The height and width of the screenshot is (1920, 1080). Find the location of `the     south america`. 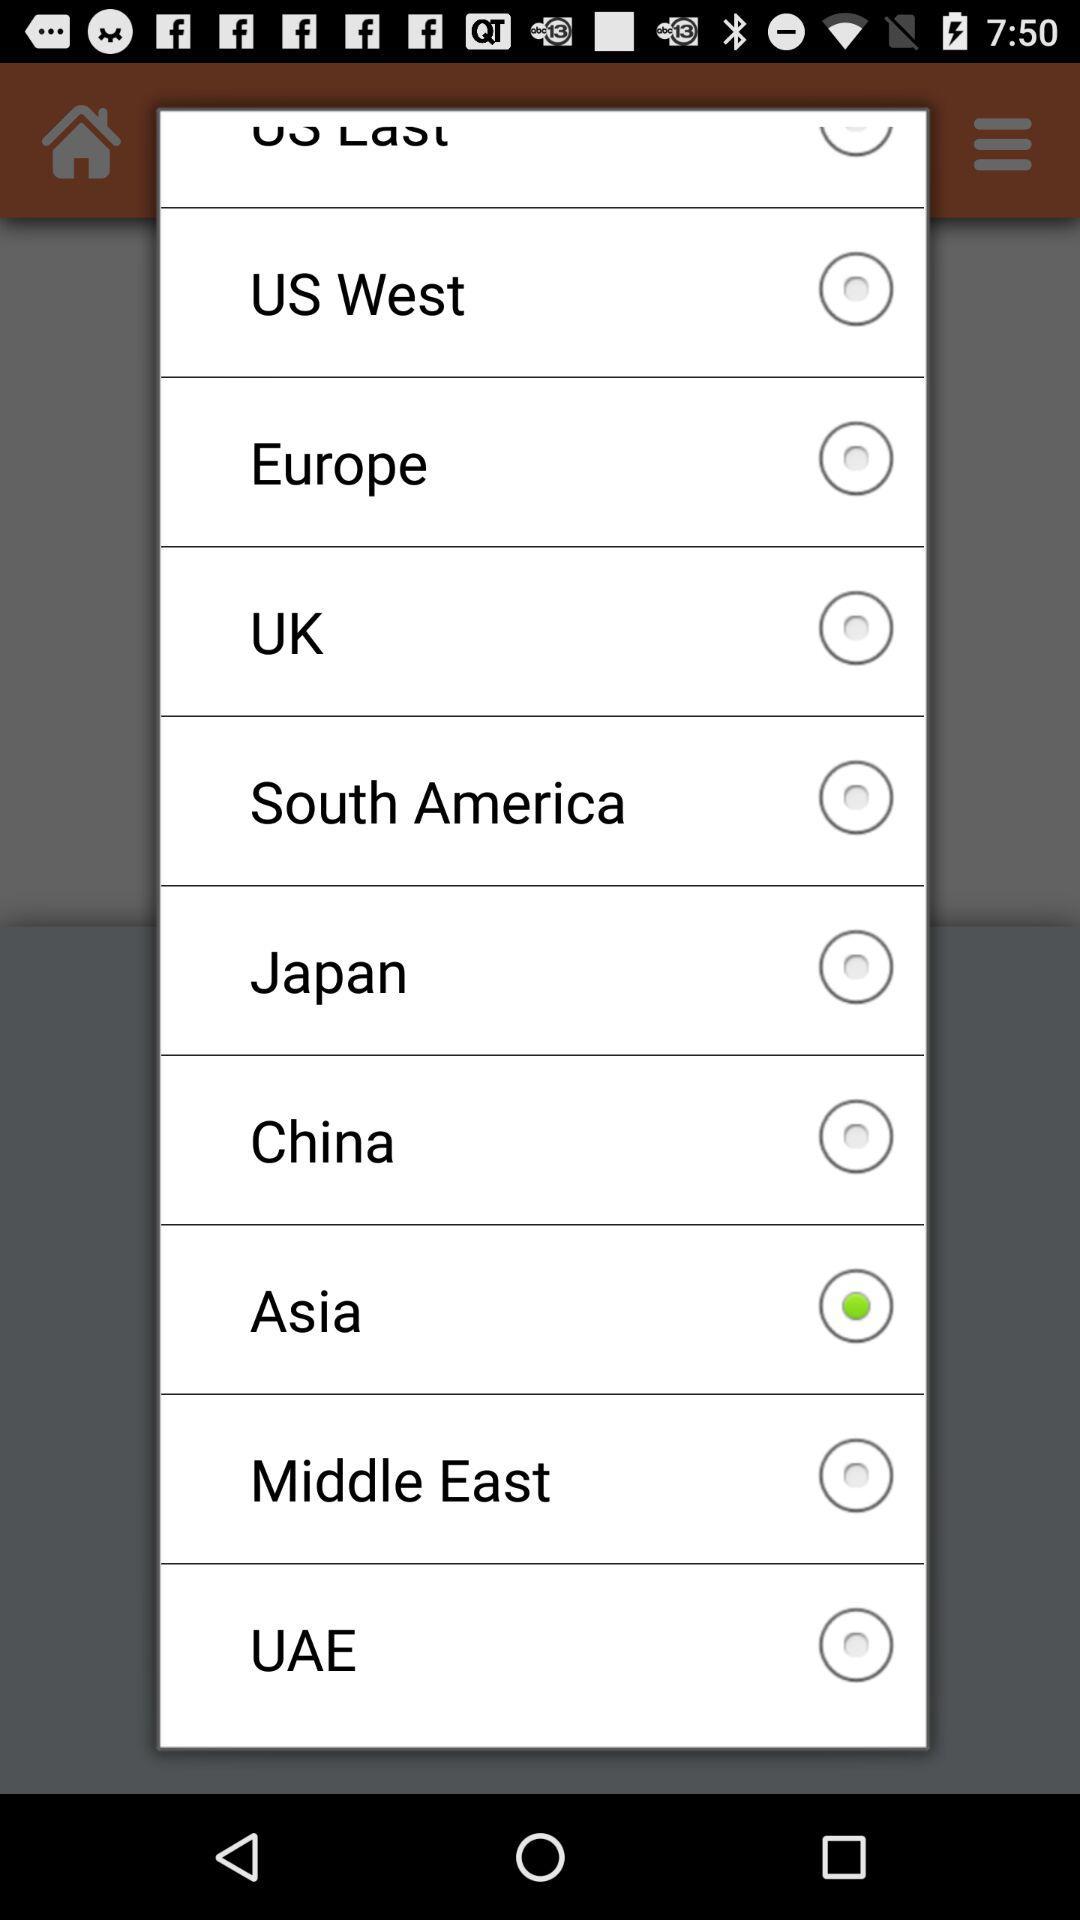

the     south america is located at coordinates (542, 801).